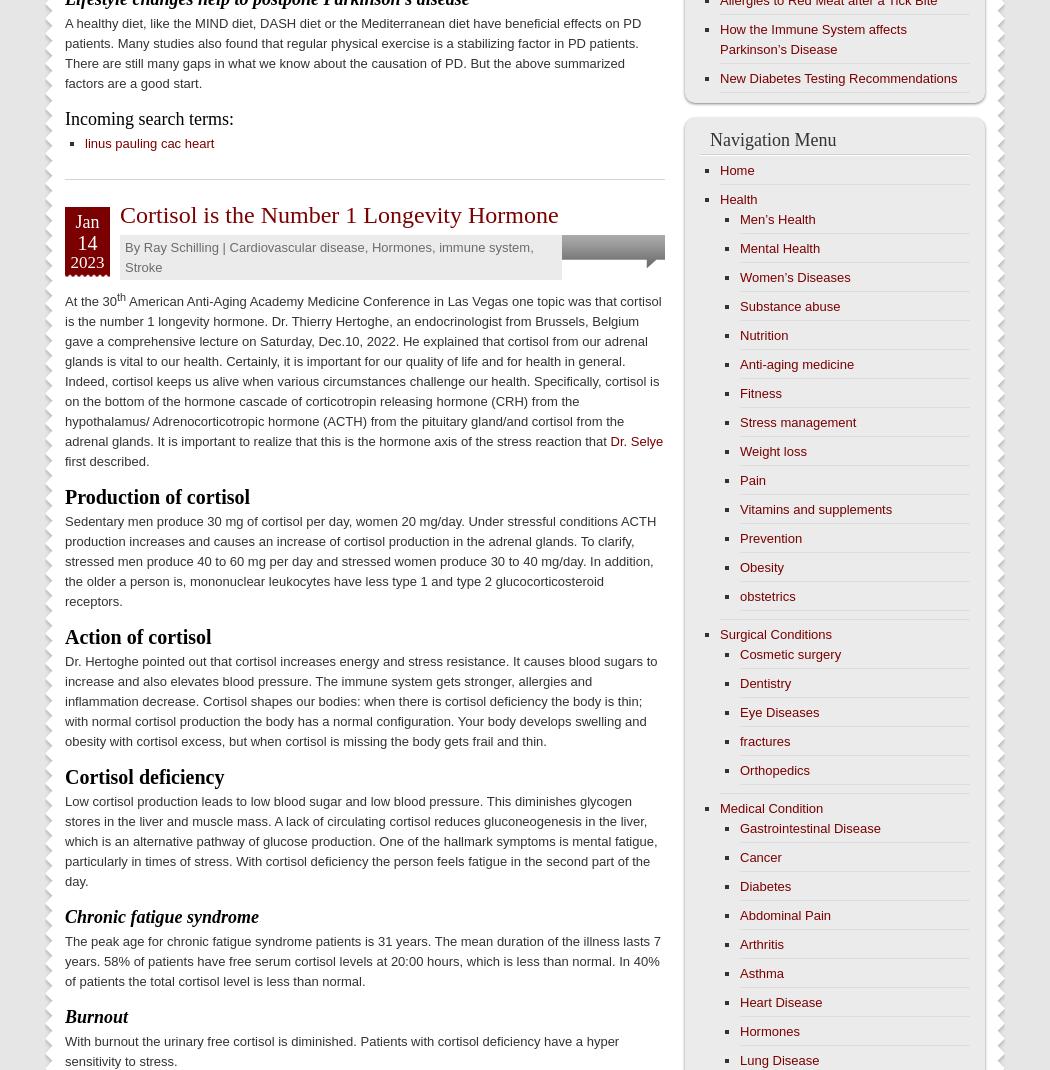  Describe the element at coordinates (340, 1051) in the screenshot. I see `'With burnout the urinary free cortisol is diminished. Patients with cortisol deficiency have a hyper sensitivity to stress.'` at that location.